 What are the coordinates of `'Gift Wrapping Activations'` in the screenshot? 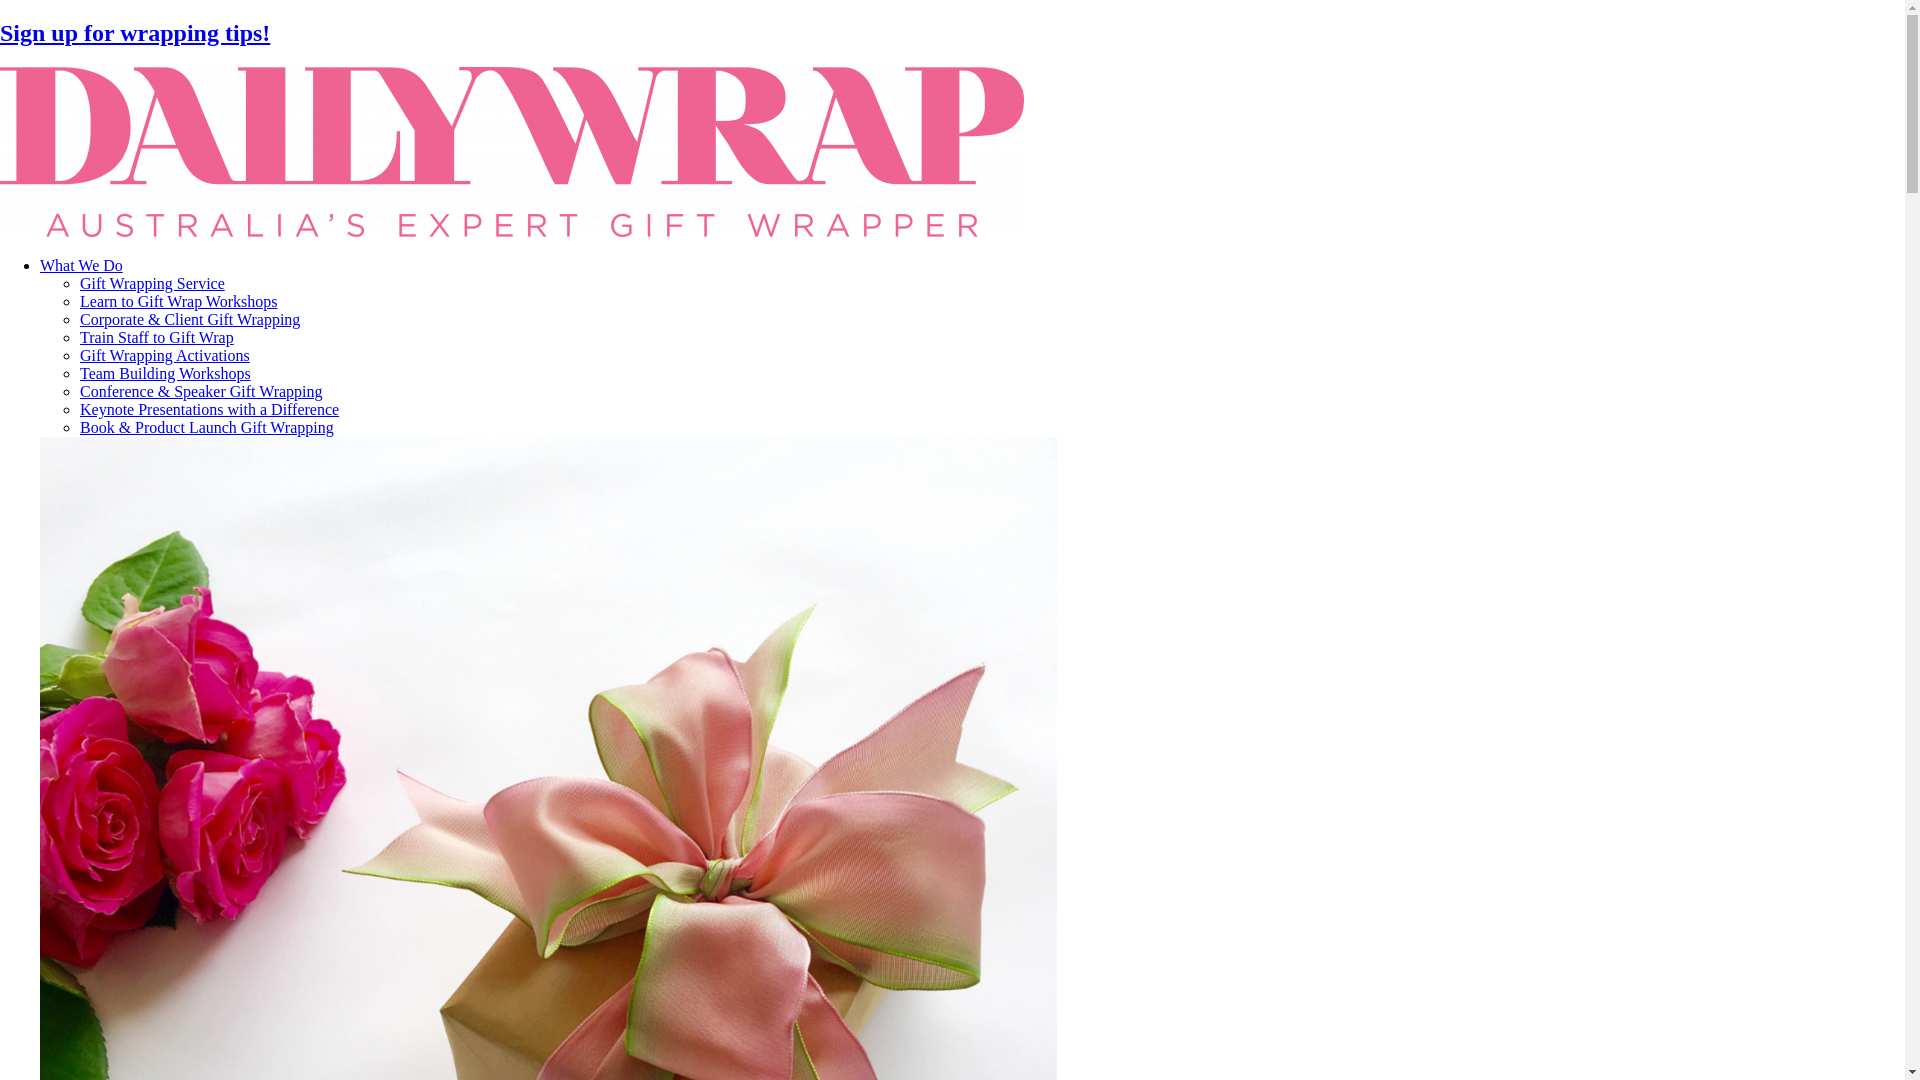 It's located at (164, 354).